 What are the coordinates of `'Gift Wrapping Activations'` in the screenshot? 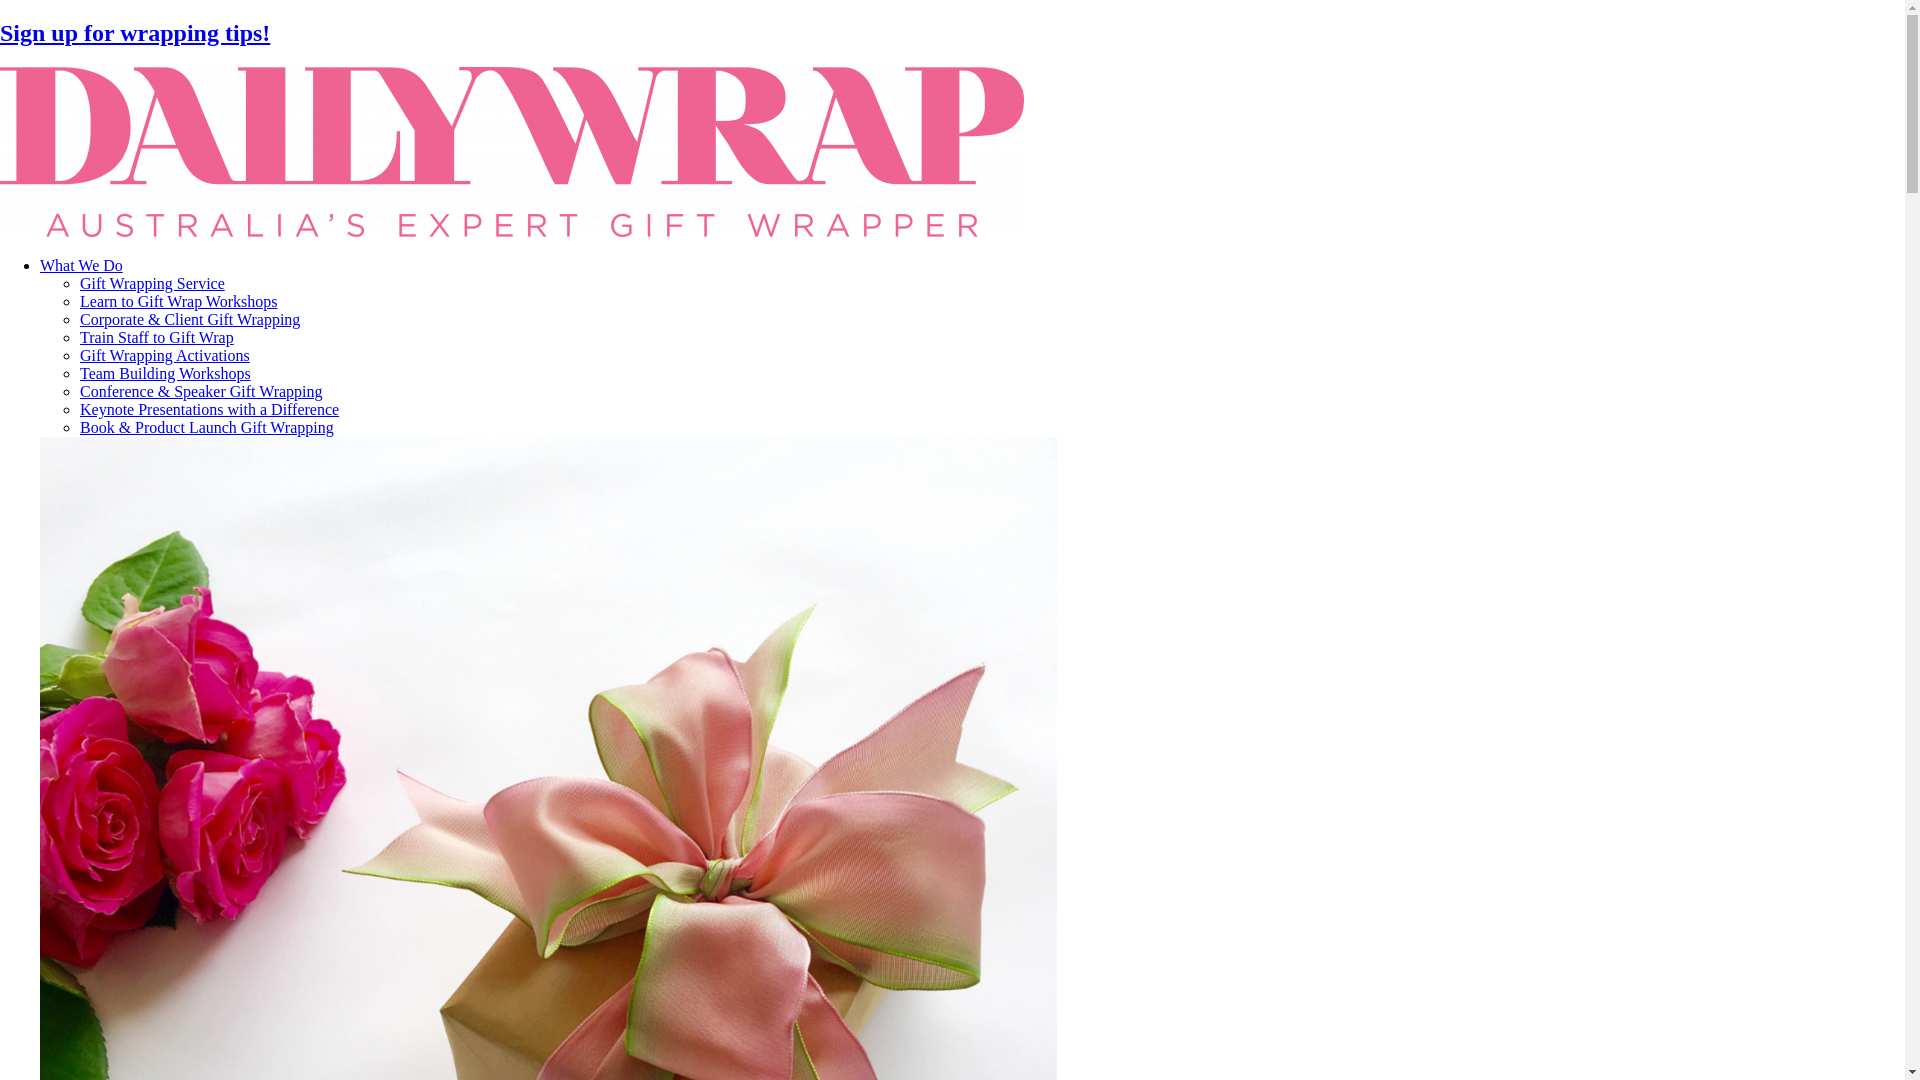 It's located at (164, 354).